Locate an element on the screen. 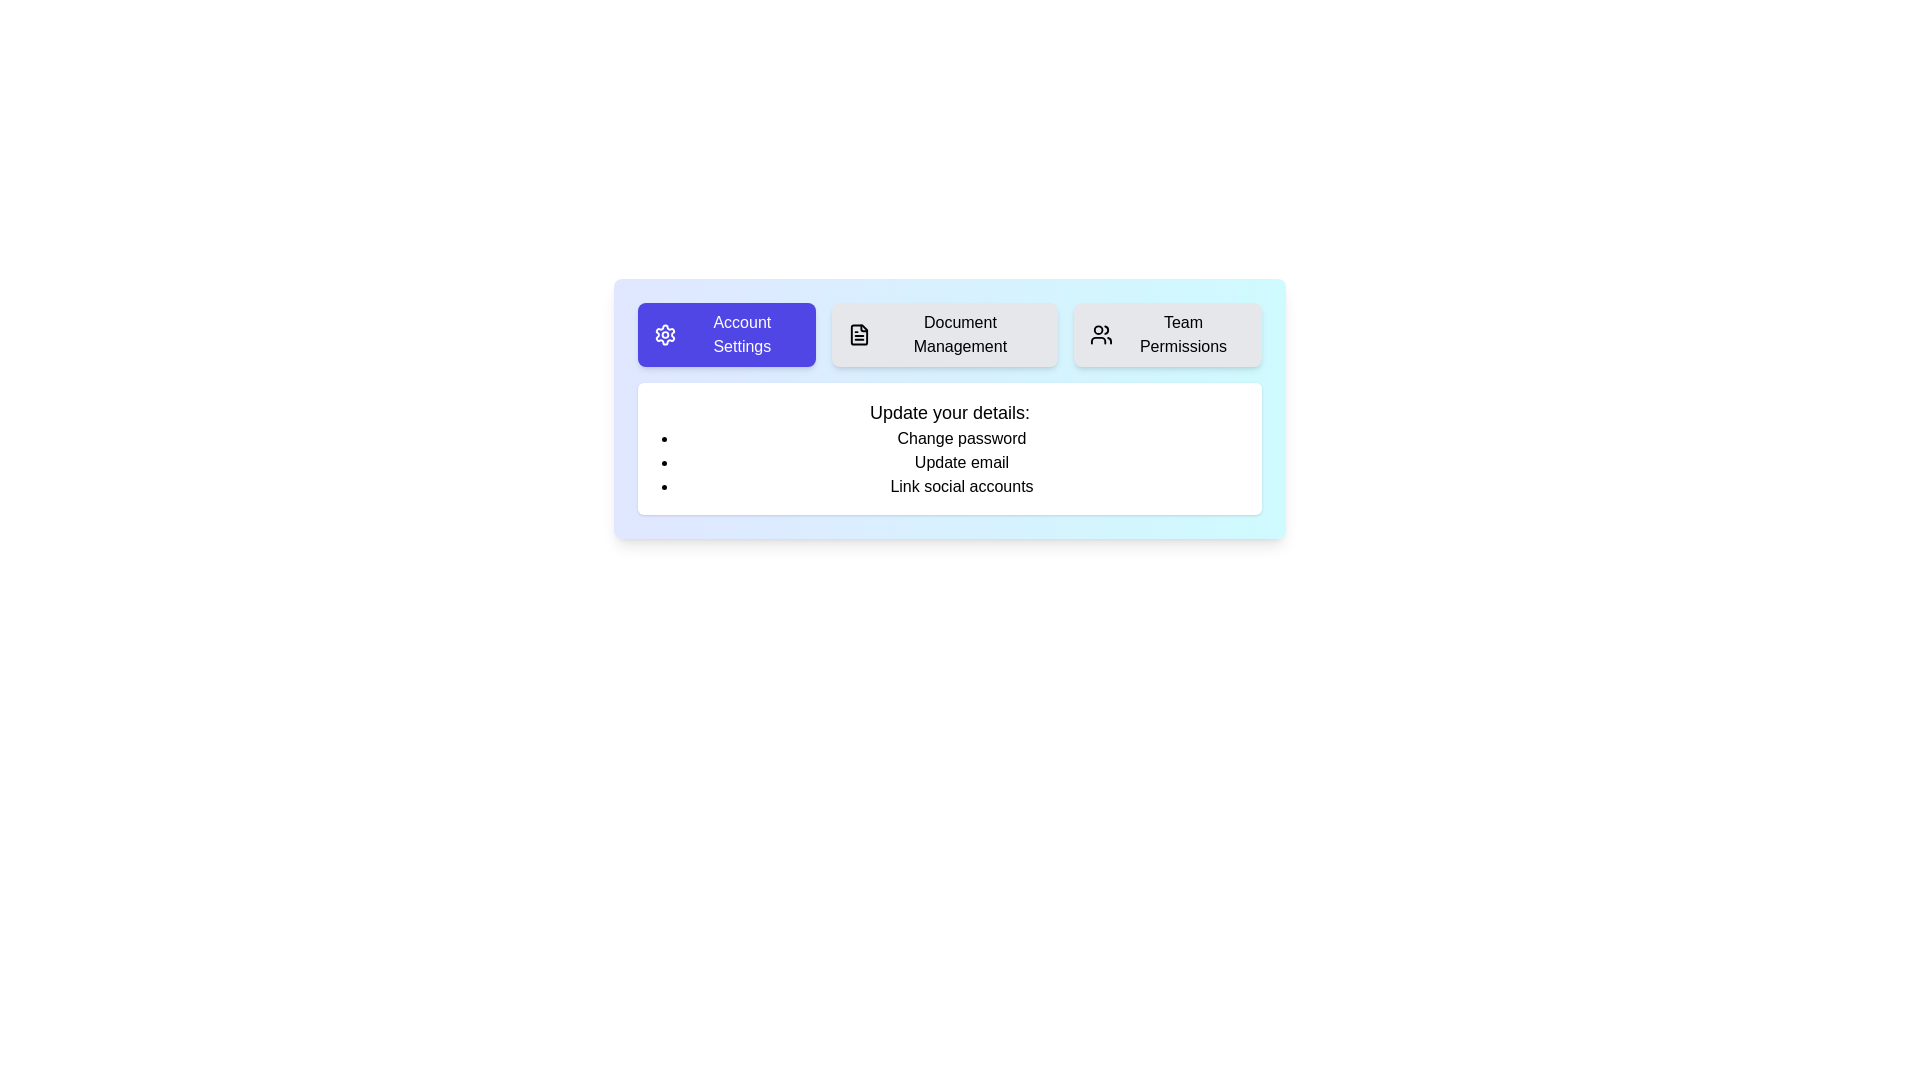 Image resolution: width=1920 pixels, height=1080 pixels. the text label 'Link social accounts', which is the third entry in a bulleted list under 'Update your details' is located at coordinates (961, 486).